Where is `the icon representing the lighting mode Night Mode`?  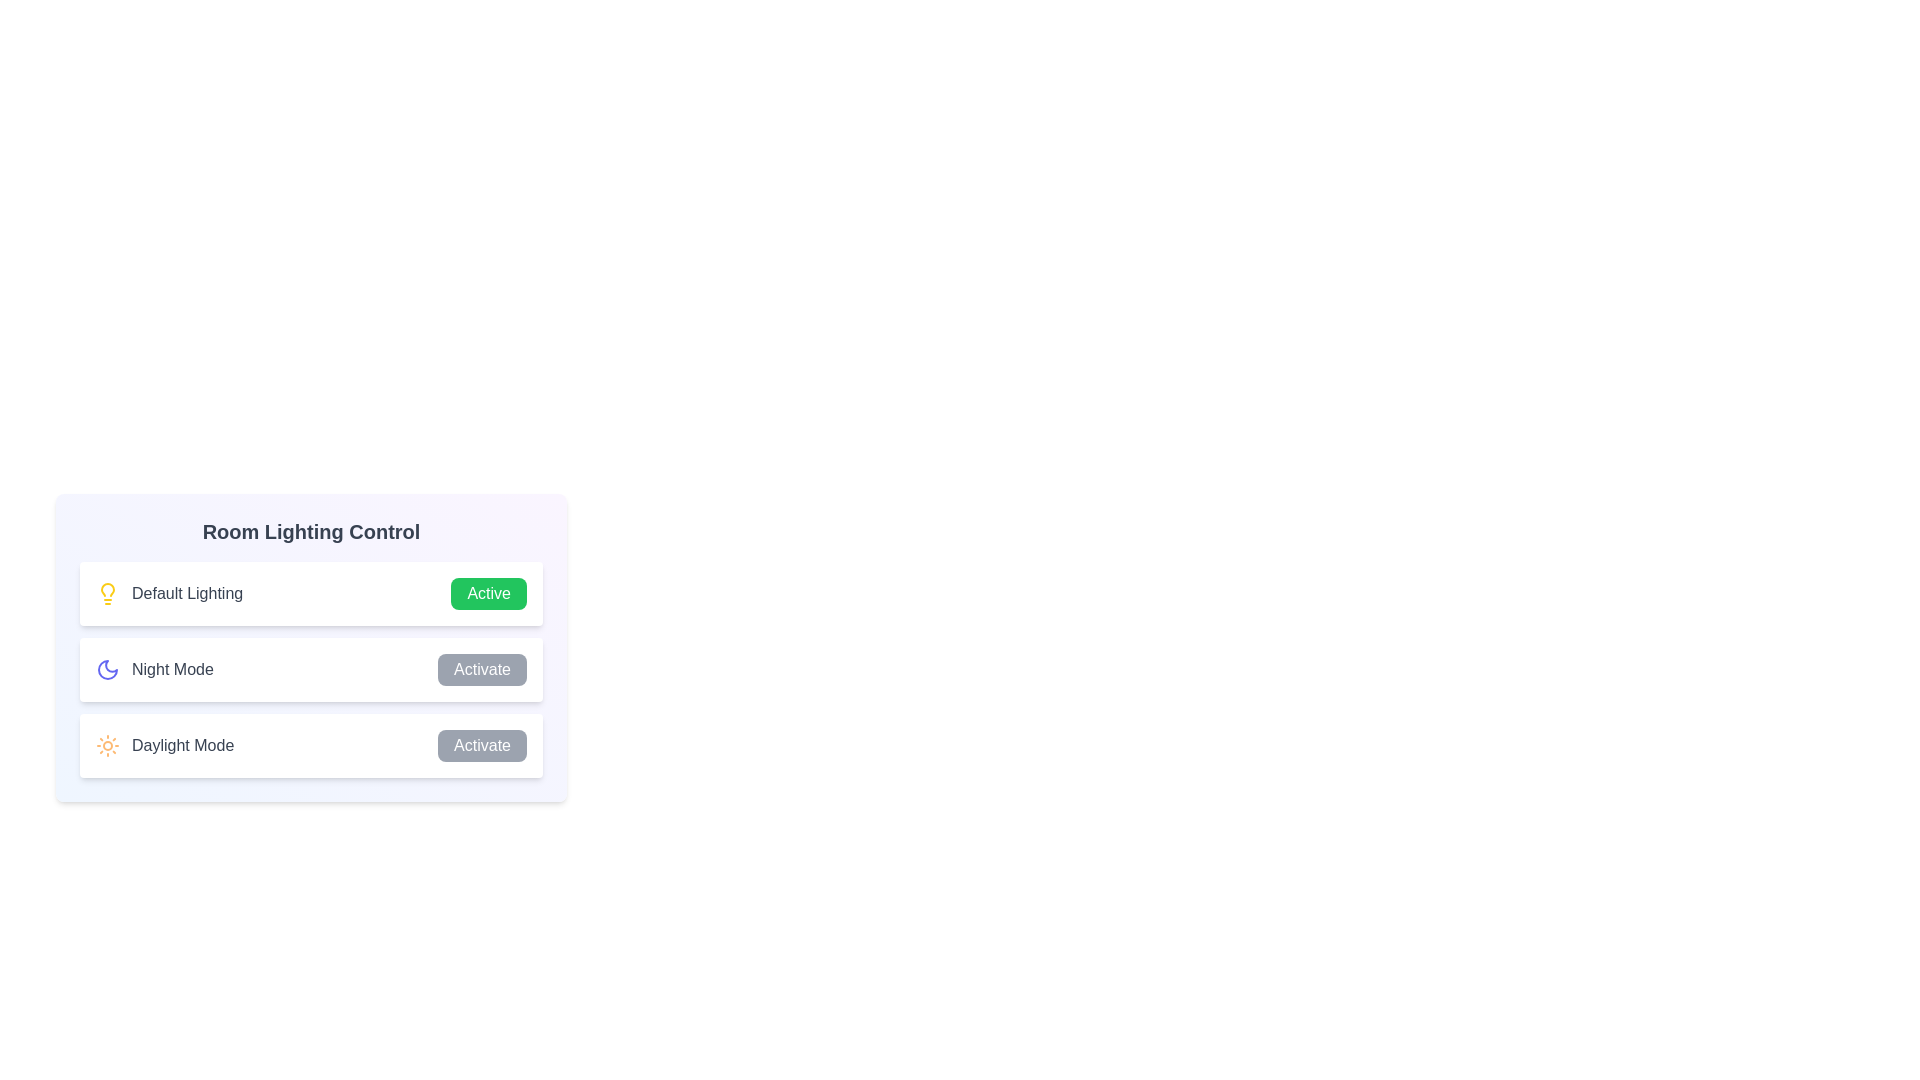
the icon representing the lighting mode Night Mode is located at coordinates (107, 670).